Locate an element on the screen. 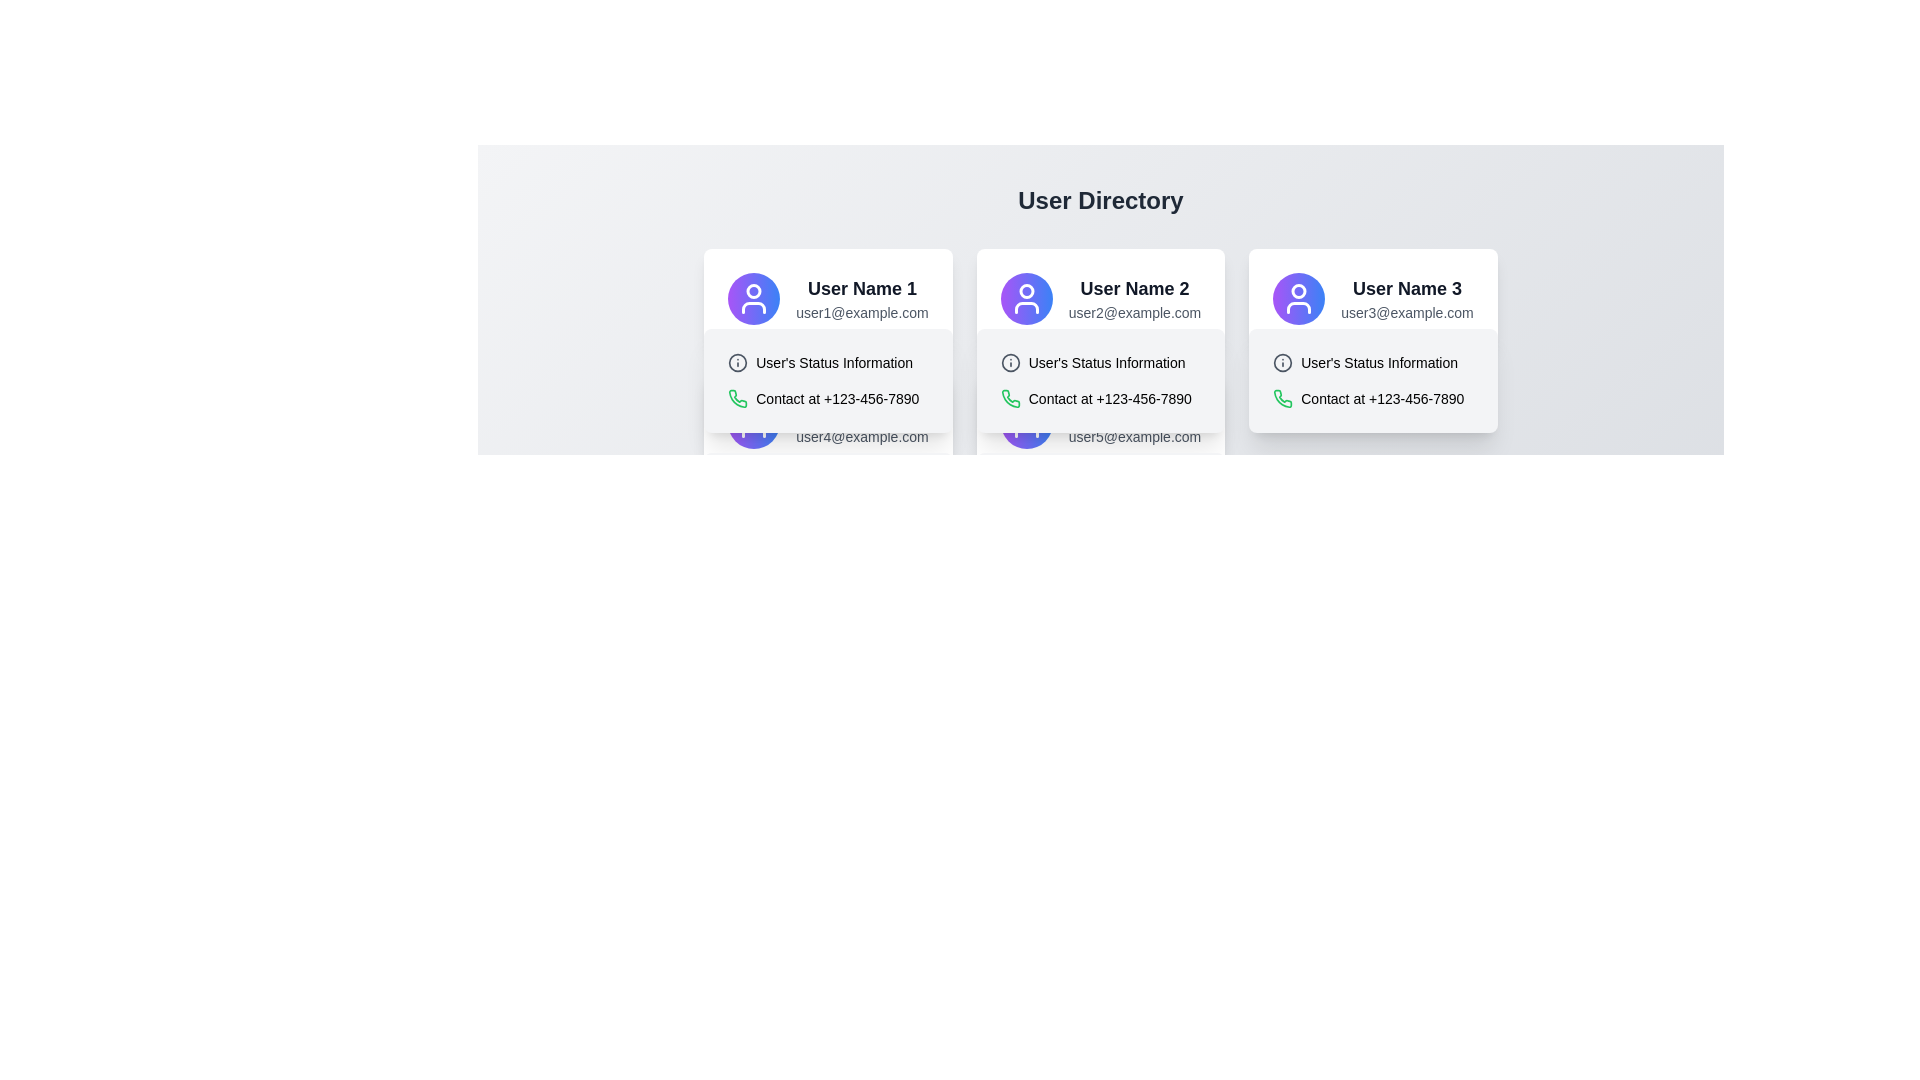 The image size is (1920, 1080). text content of the 'User's Status Information' label located in the second user card from the left in the 'User Directory', below the 'User Name 2' heading and email address is located at coordinates (1099, 362).